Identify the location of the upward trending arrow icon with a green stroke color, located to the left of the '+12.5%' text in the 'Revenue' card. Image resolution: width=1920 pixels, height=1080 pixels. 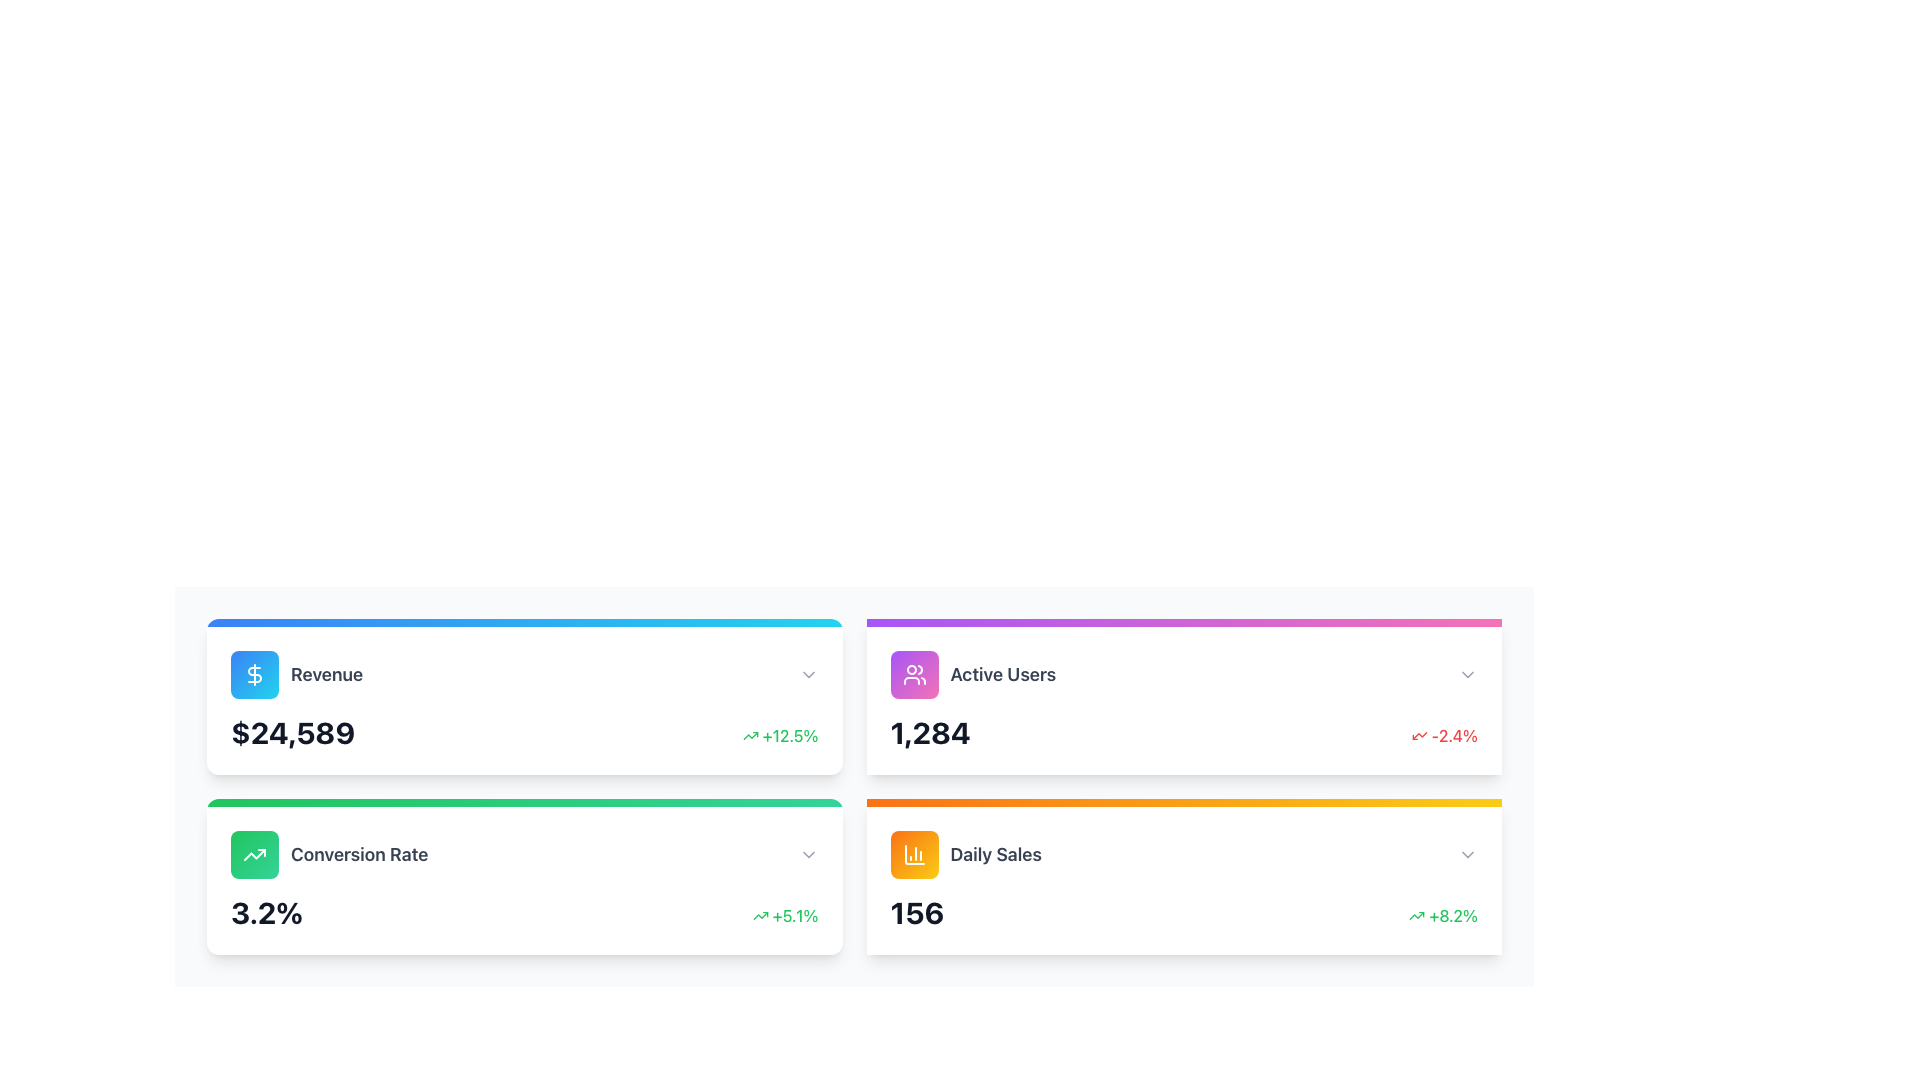
(749, 736).